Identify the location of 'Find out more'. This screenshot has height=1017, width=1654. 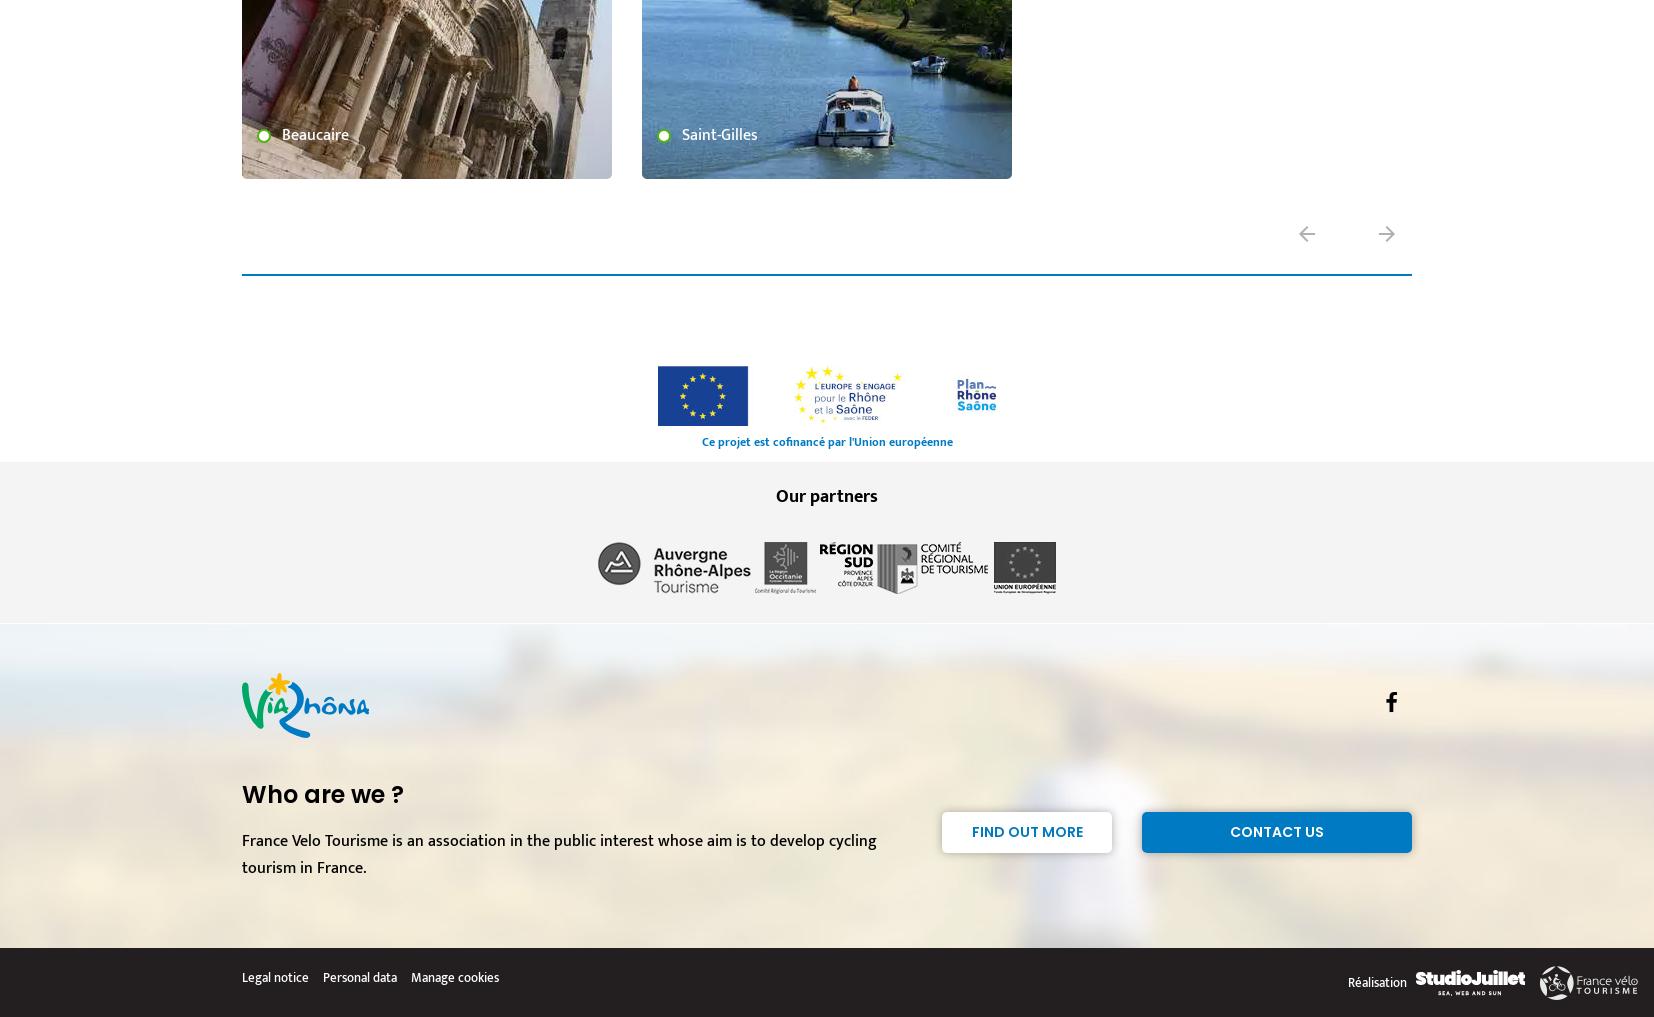
(970, 831).